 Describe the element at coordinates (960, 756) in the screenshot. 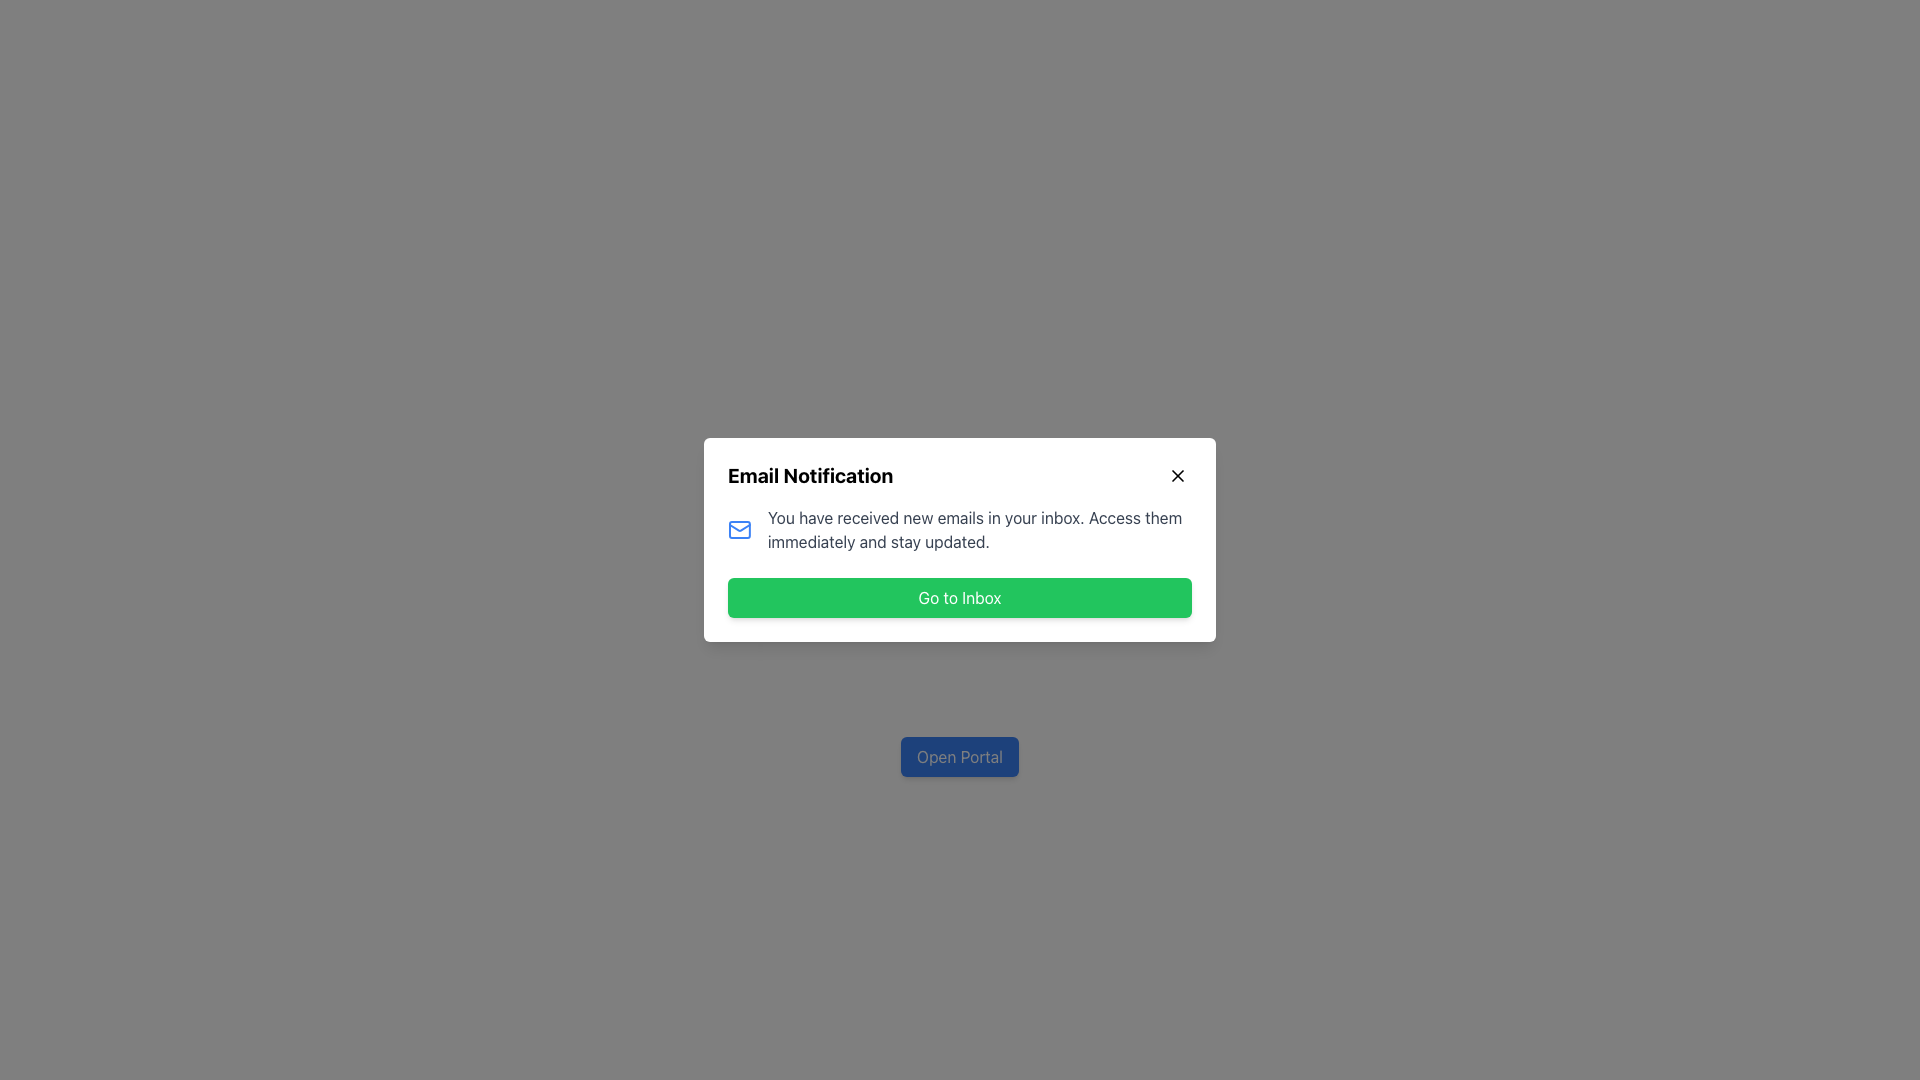

I see `the rectangular blue button with rounded corners that has white bold text saying 'Open Portal'` at that location.